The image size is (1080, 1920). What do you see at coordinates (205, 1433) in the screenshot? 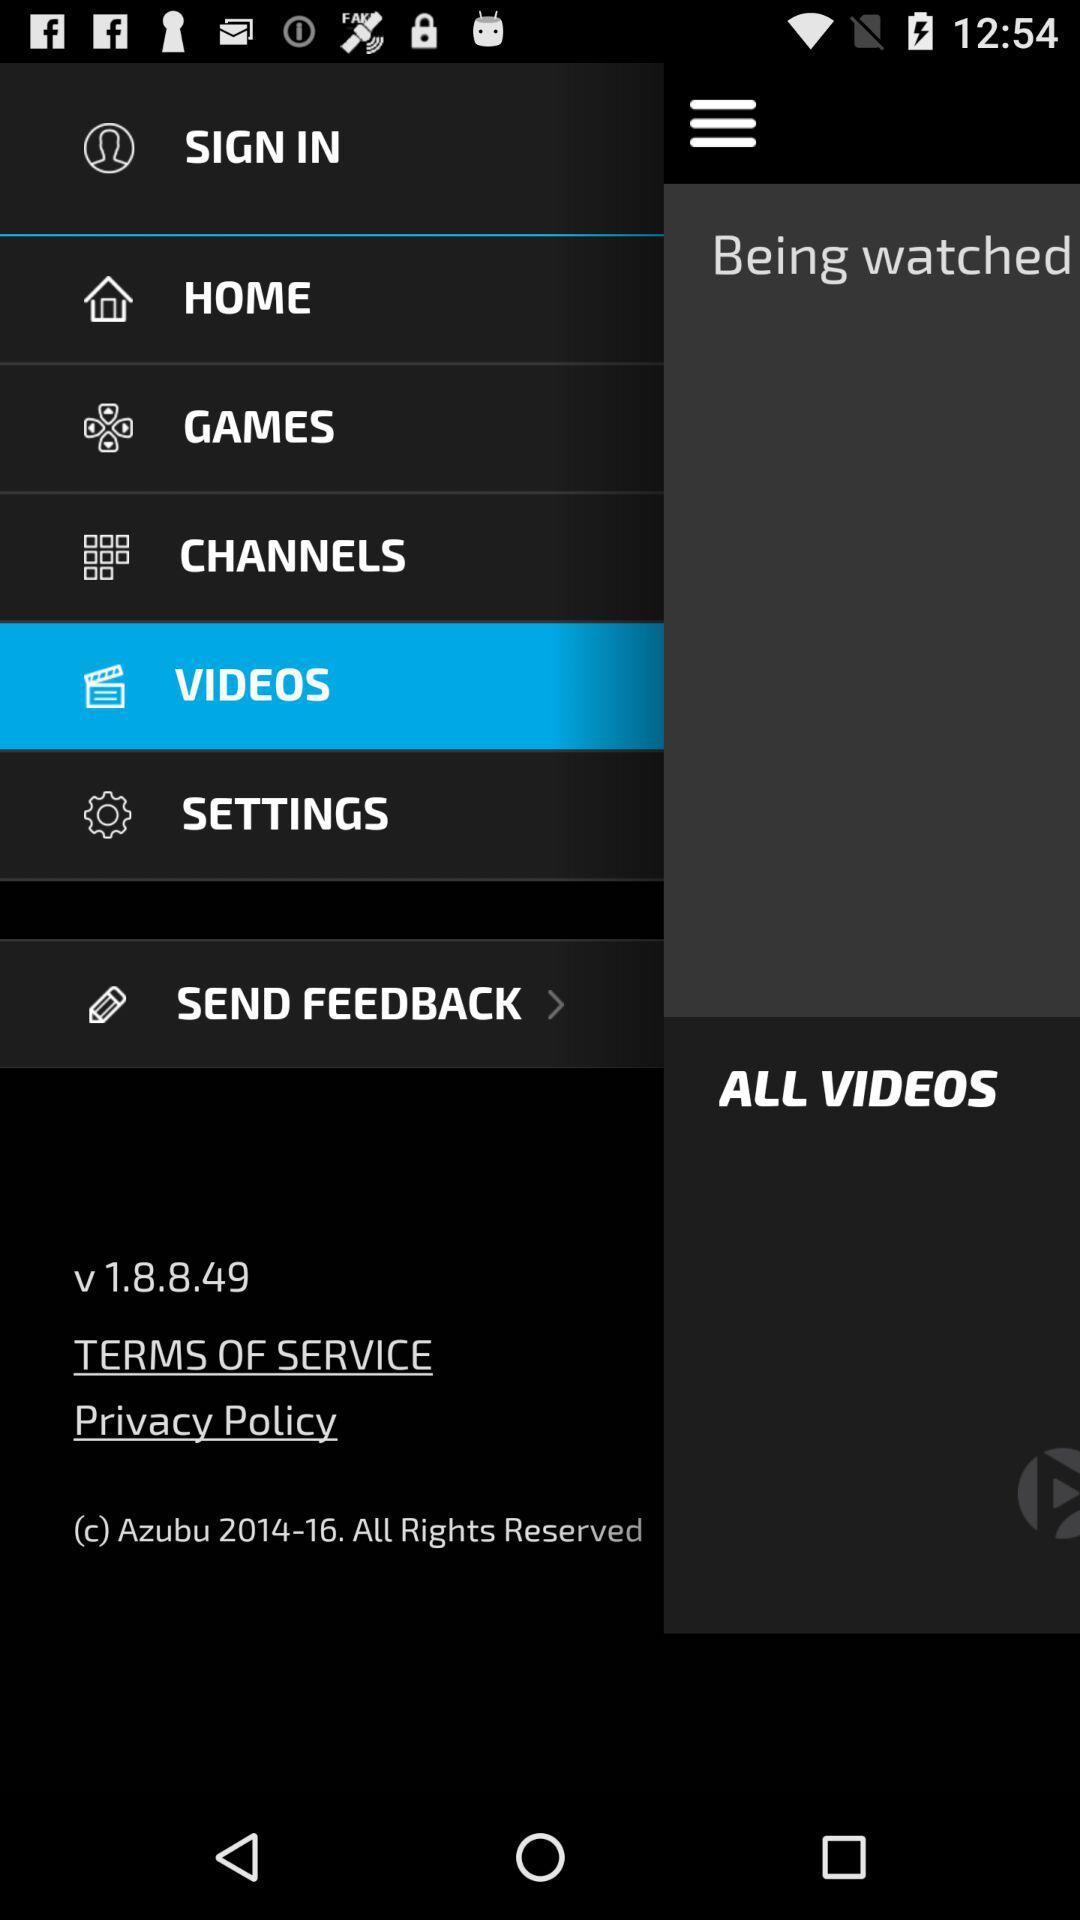
I see `icon below terms of service item` at bounding box center [205, 1433].